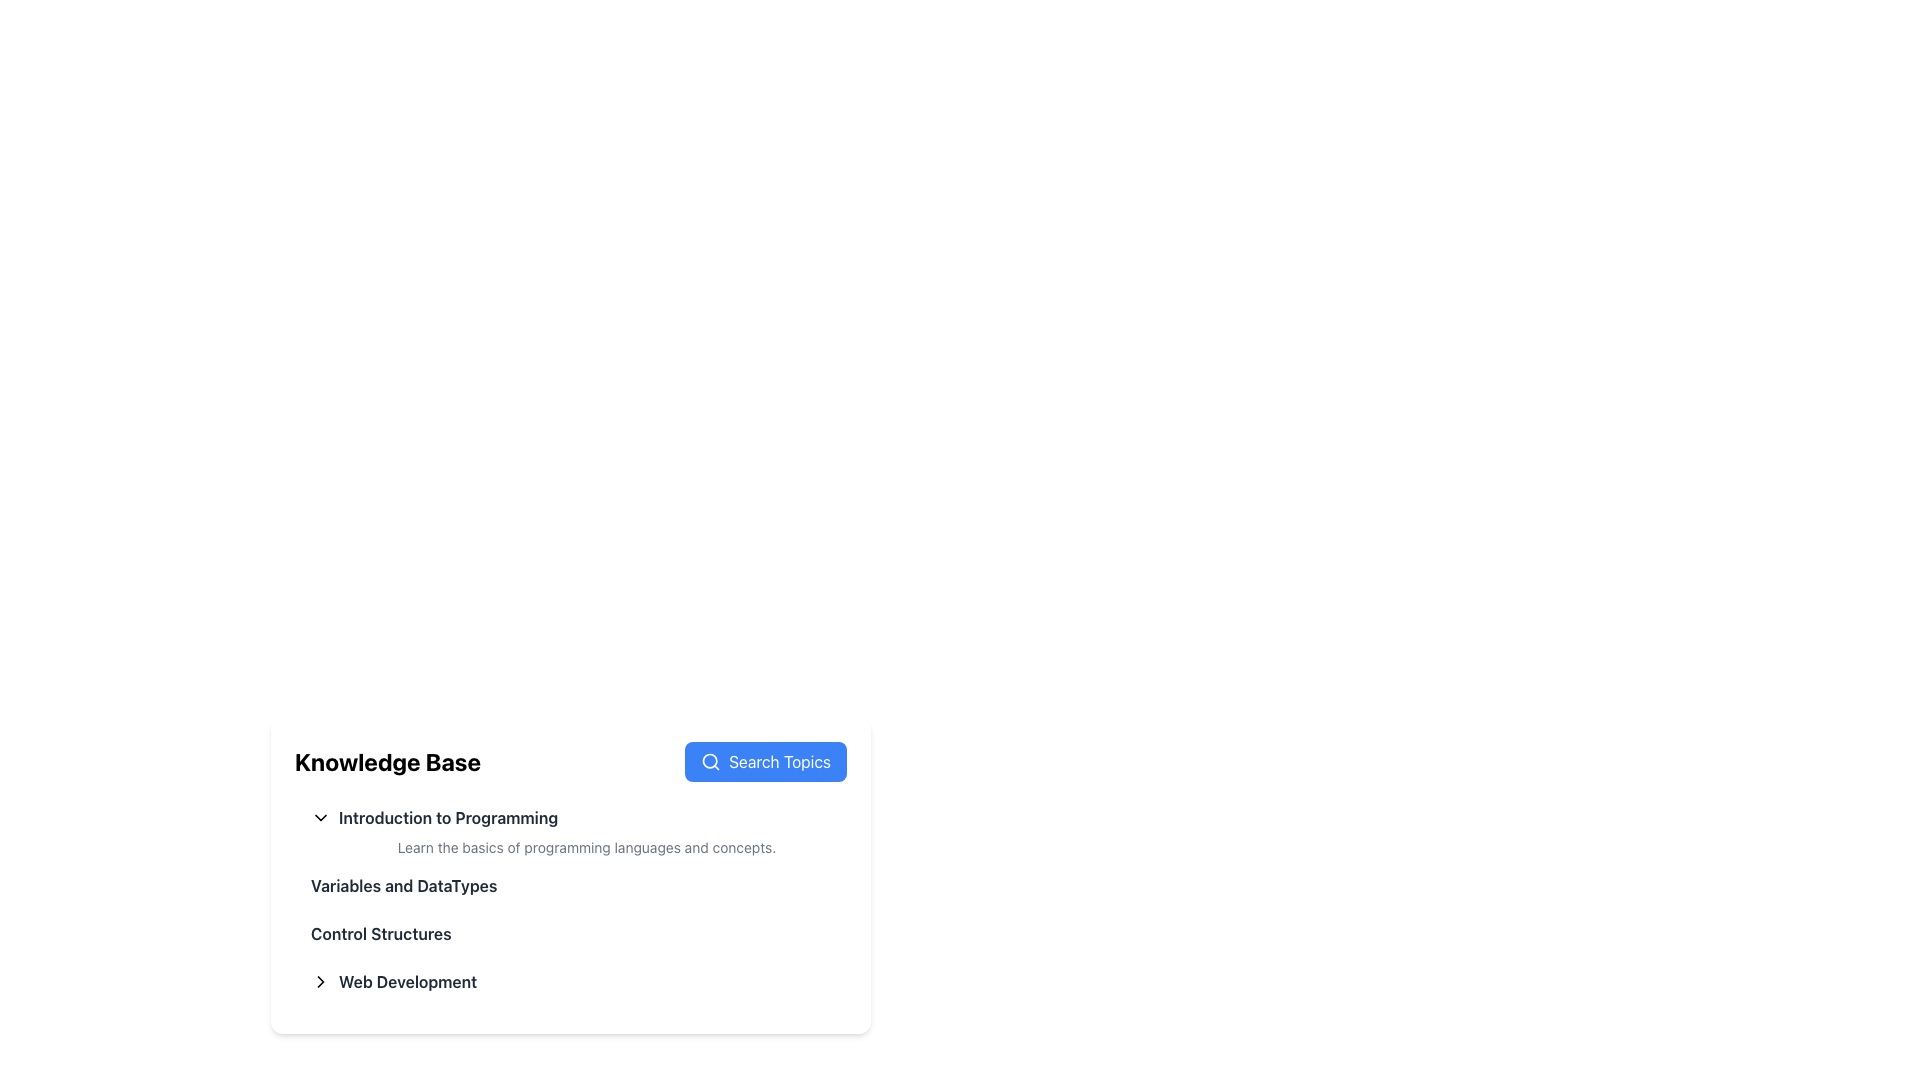 Image resolution: width=1920 pixels, height=1080 pixels. Describe the element at coordinates (402, 885) in the screenshot. I see `the Navigational List Item labeled 'Variables and DataTypes'` at that location.